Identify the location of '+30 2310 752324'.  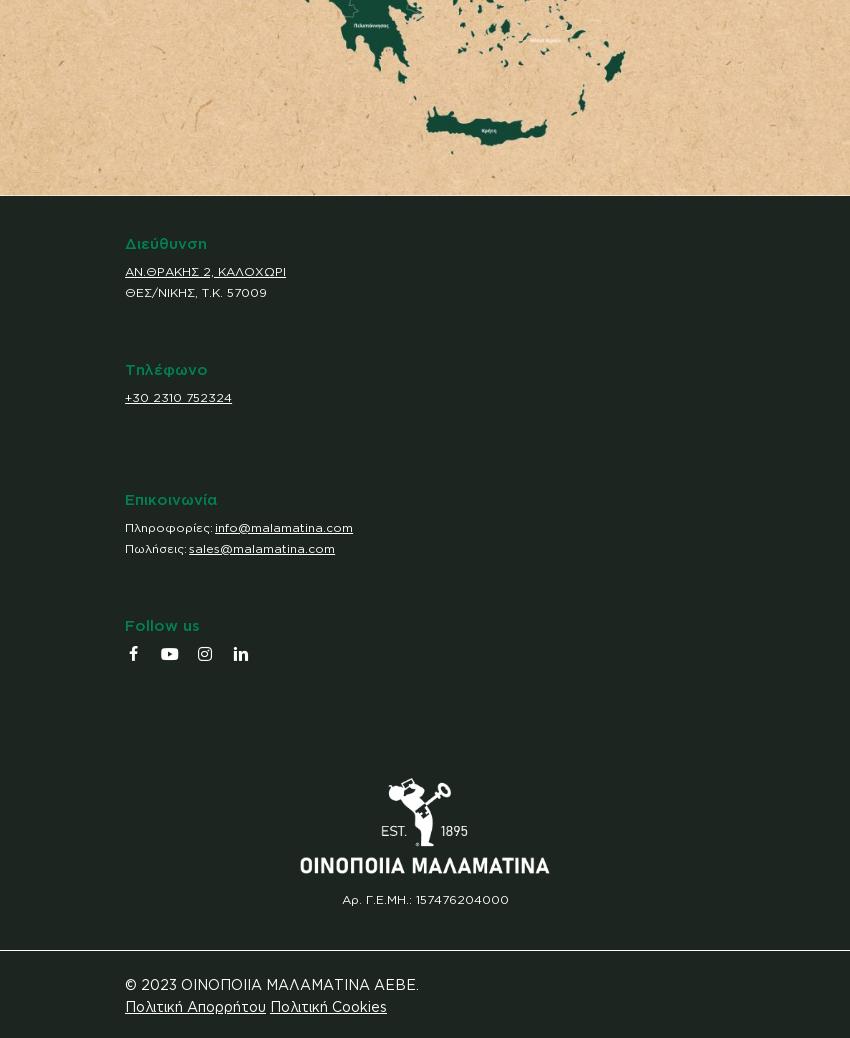
(177, 396).